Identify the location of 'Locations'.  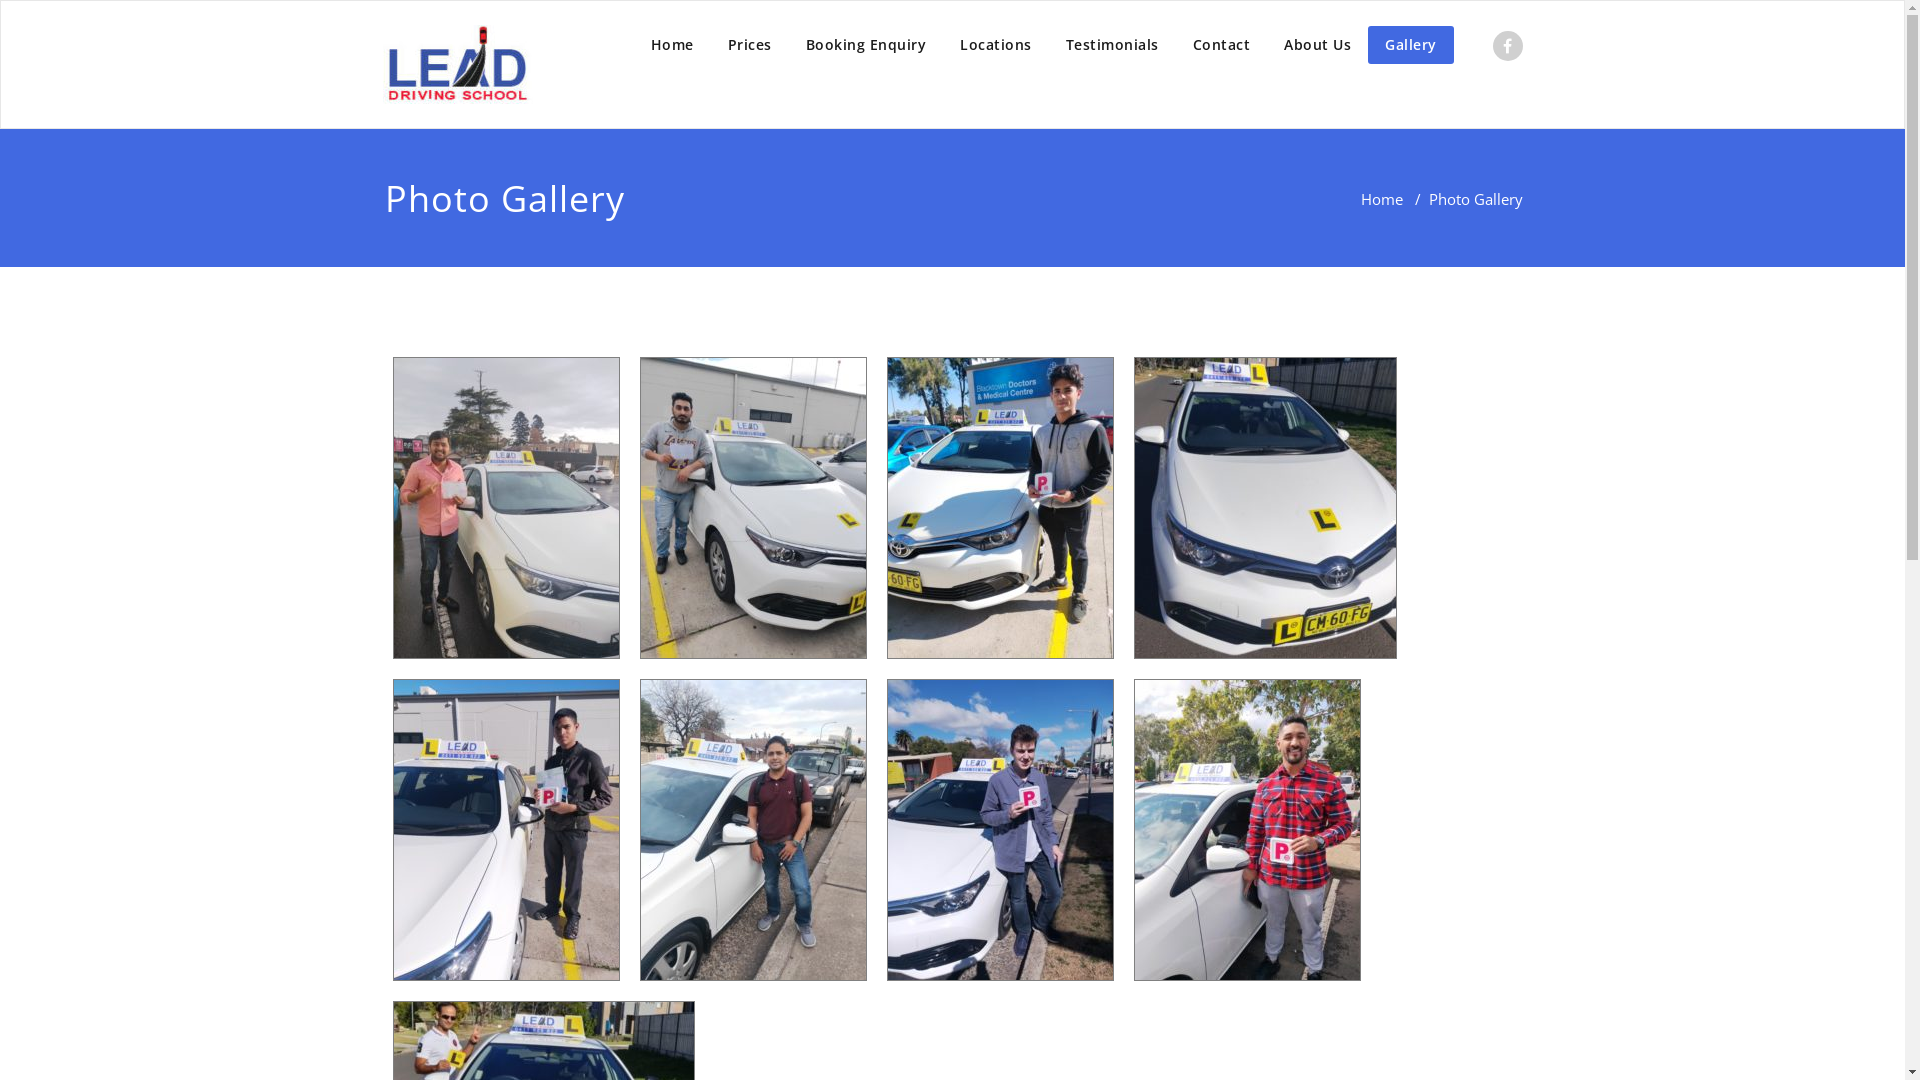
(996, 45).